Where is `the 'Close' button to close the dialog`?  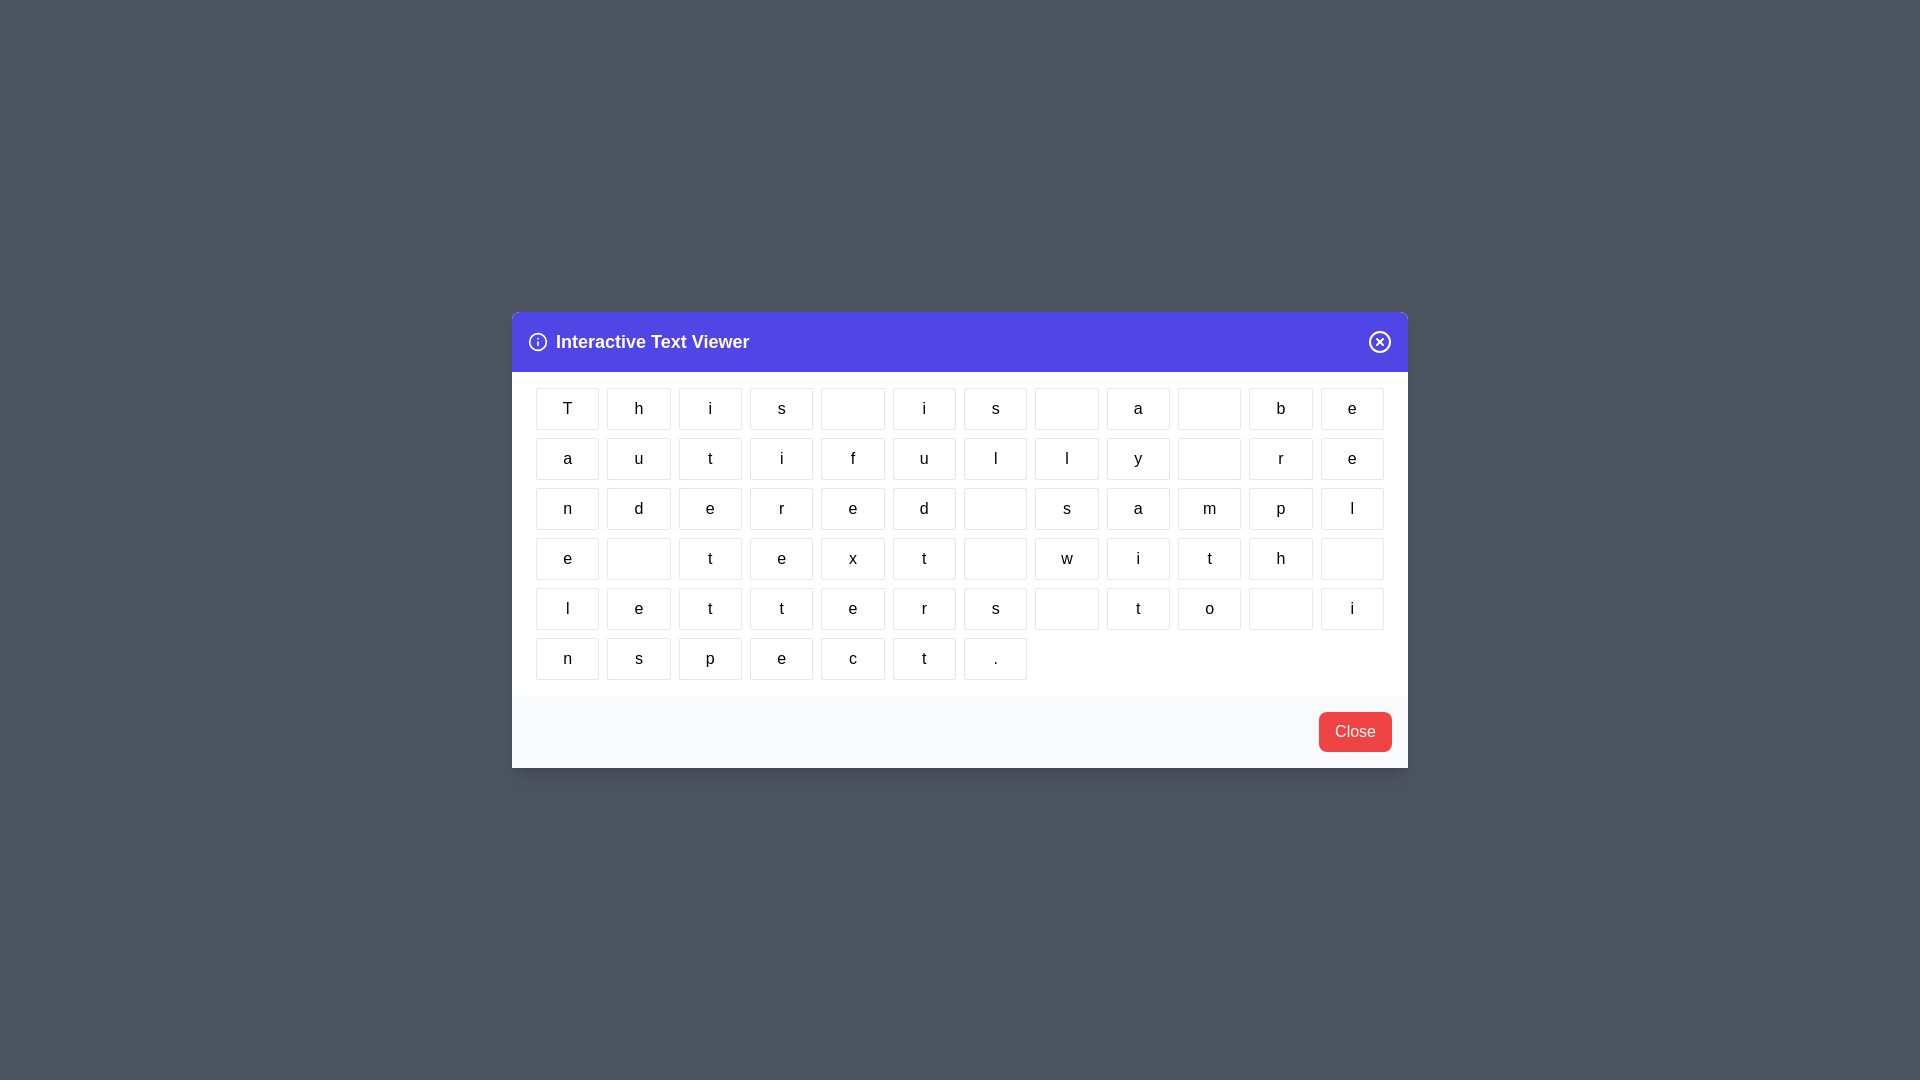 the 'Close' button to close the dialog is located at coordinates (1354, 732).